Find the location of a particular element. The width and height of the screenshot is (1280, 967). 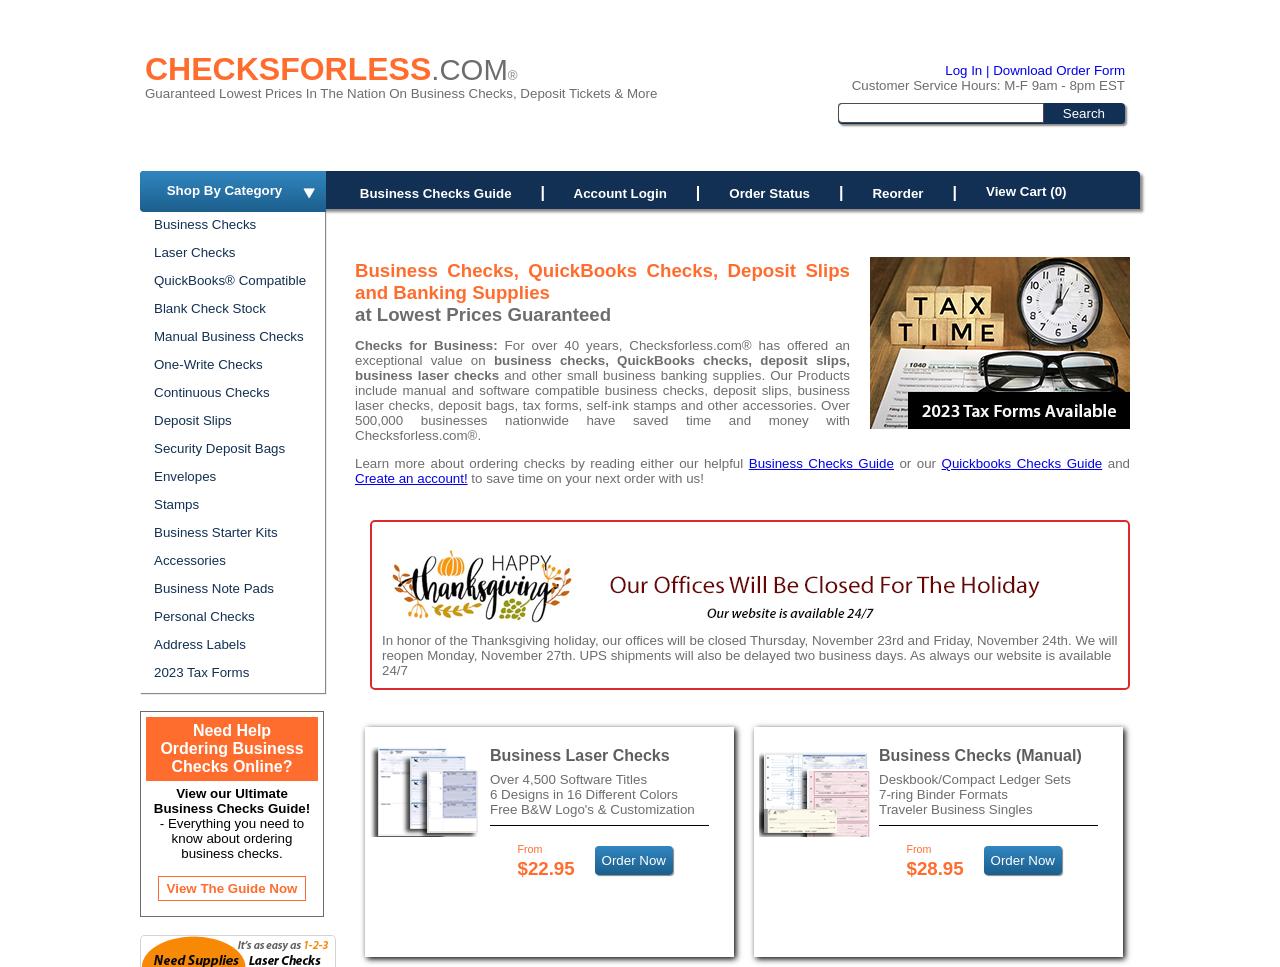

'Guaranteed Lowest Prices In The Nation On Business Checks, Deposit Tickets & More' is located at coordinates (400, 93).